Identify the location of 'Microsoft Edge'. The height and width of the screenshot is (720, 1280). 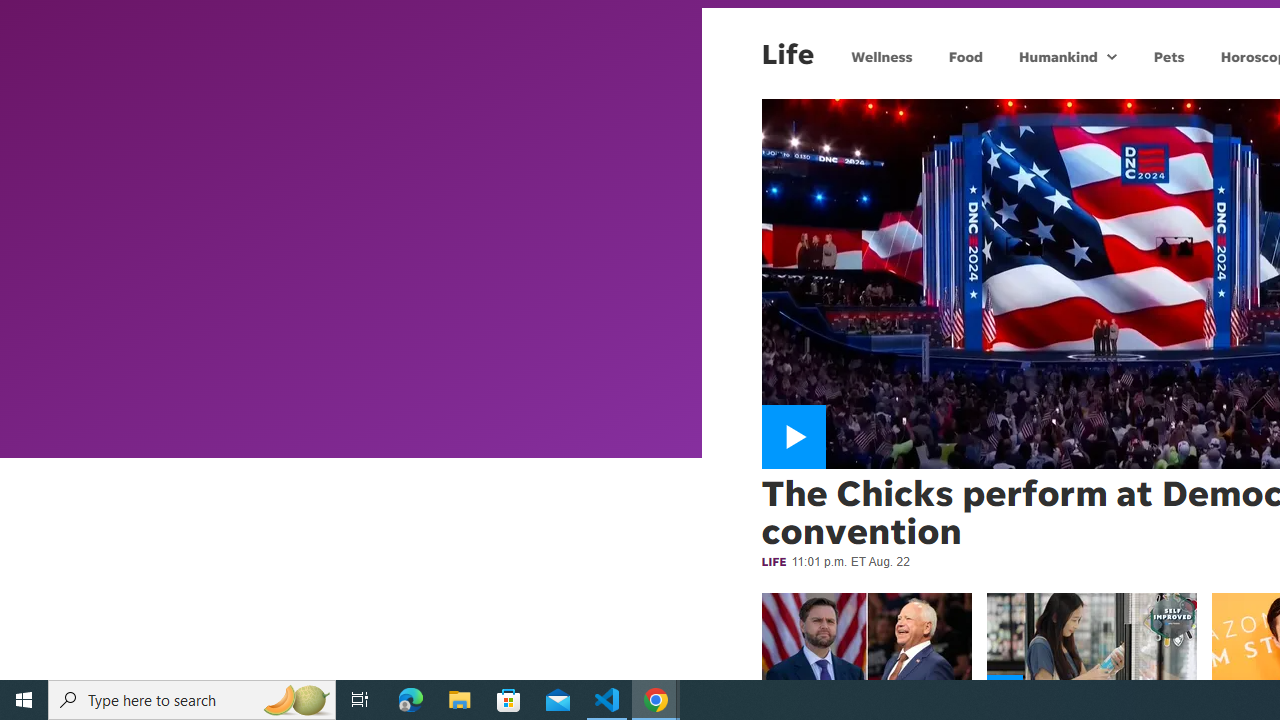
(410, 698).